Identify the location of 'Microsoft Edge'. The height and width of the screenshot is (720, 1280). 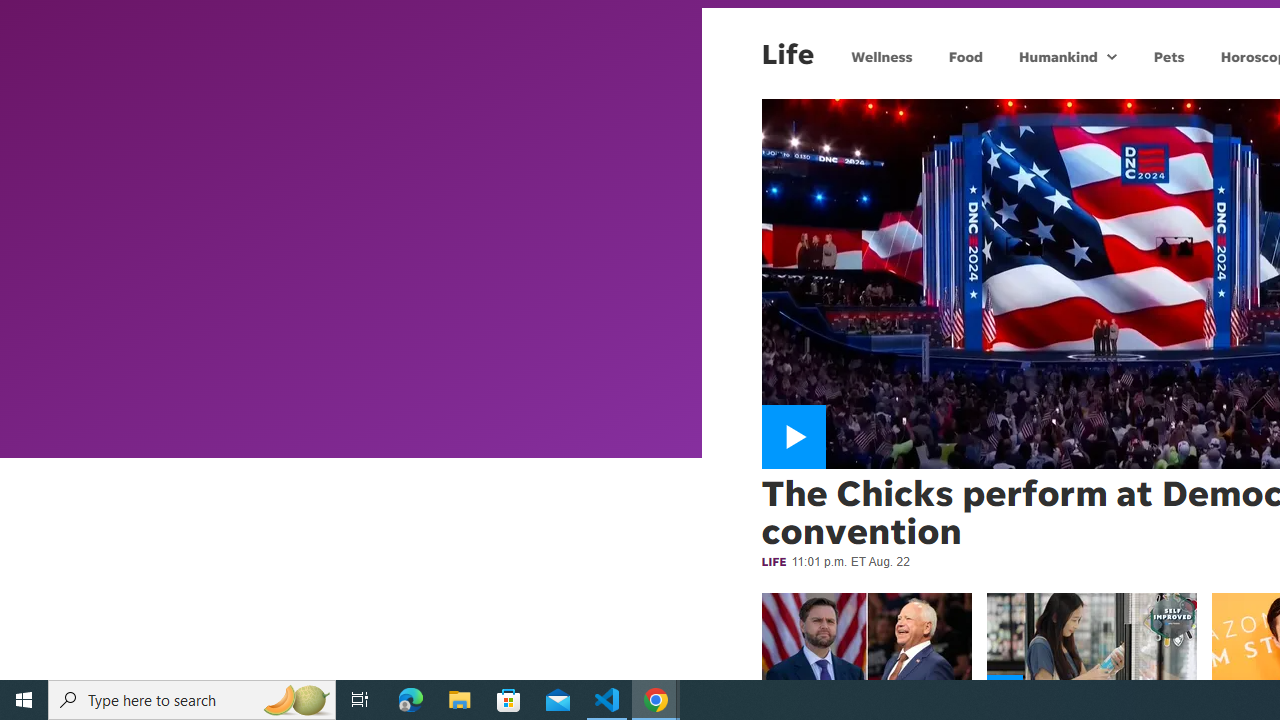
(410, 698).